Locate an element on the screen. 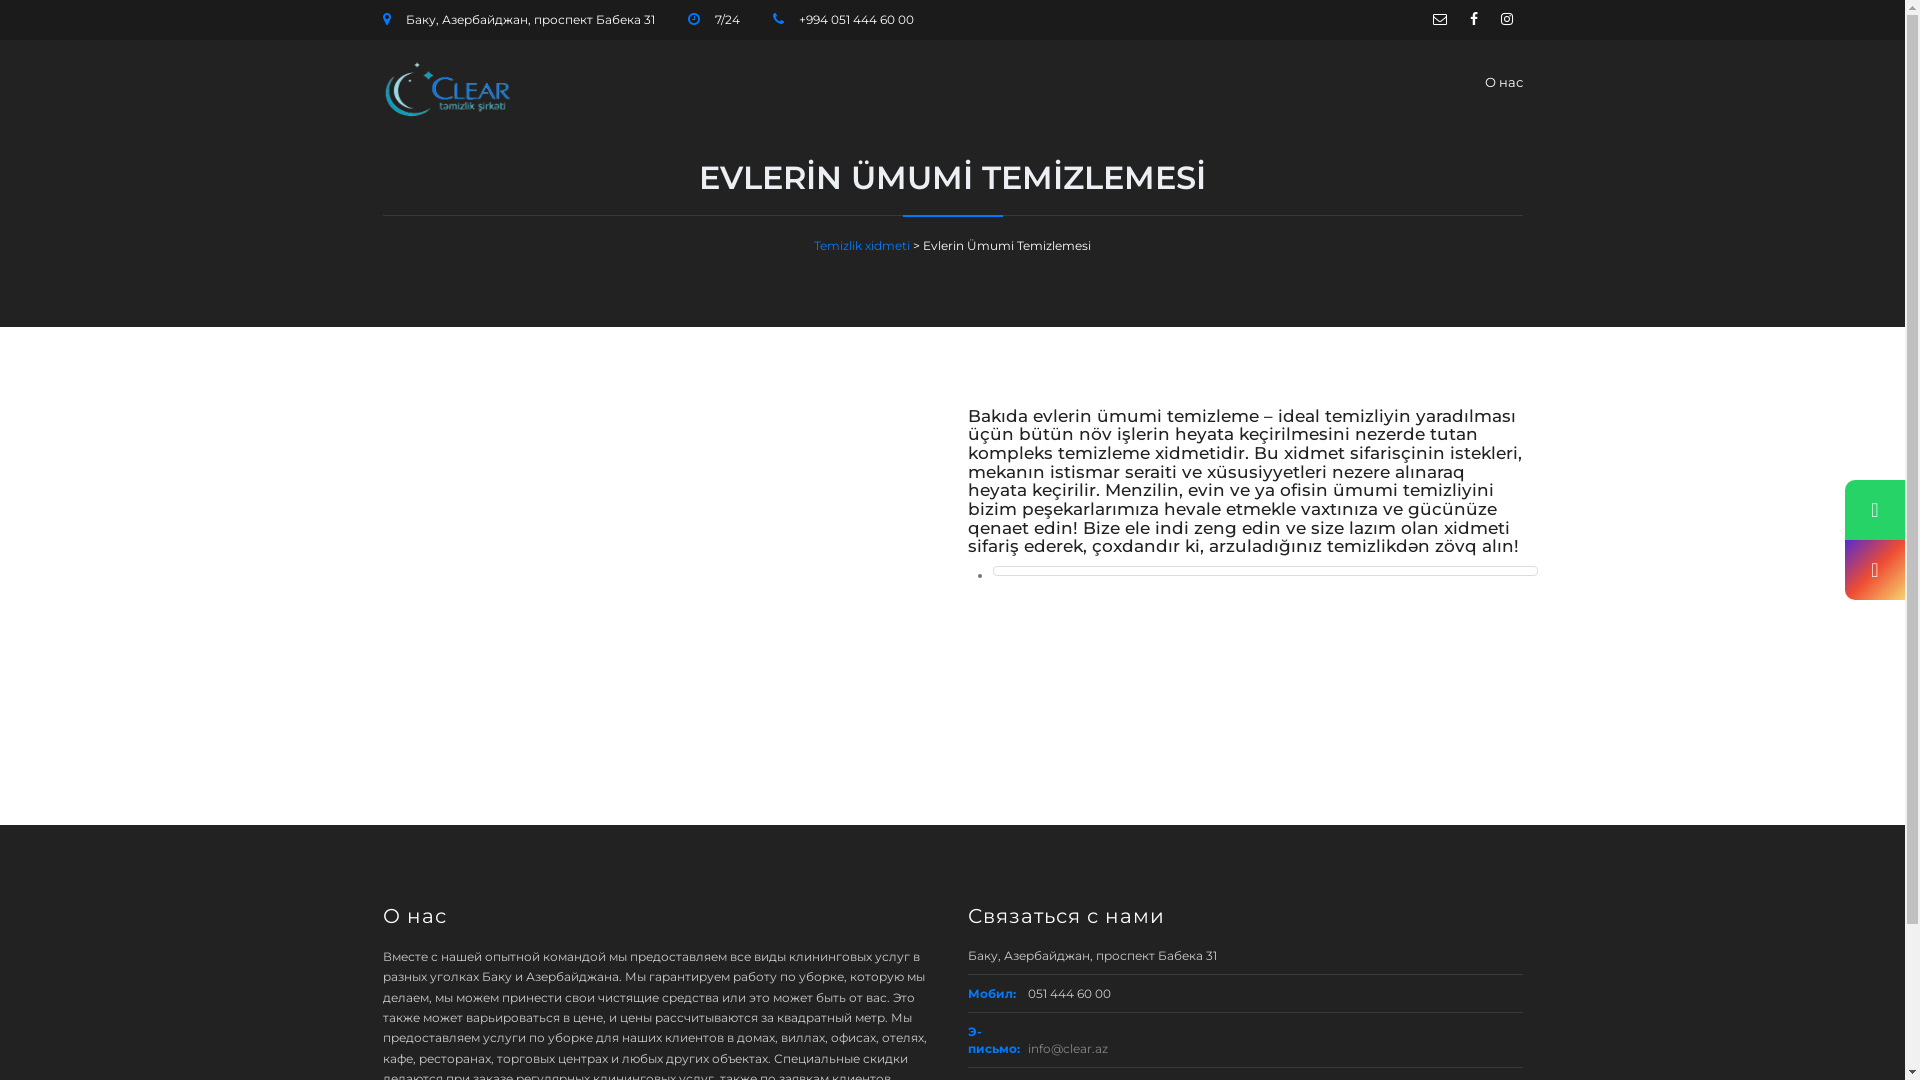 This screenshot has height=1080, width=1920. 'Temizlik xidmeti' is located at coordinates (862, 244).